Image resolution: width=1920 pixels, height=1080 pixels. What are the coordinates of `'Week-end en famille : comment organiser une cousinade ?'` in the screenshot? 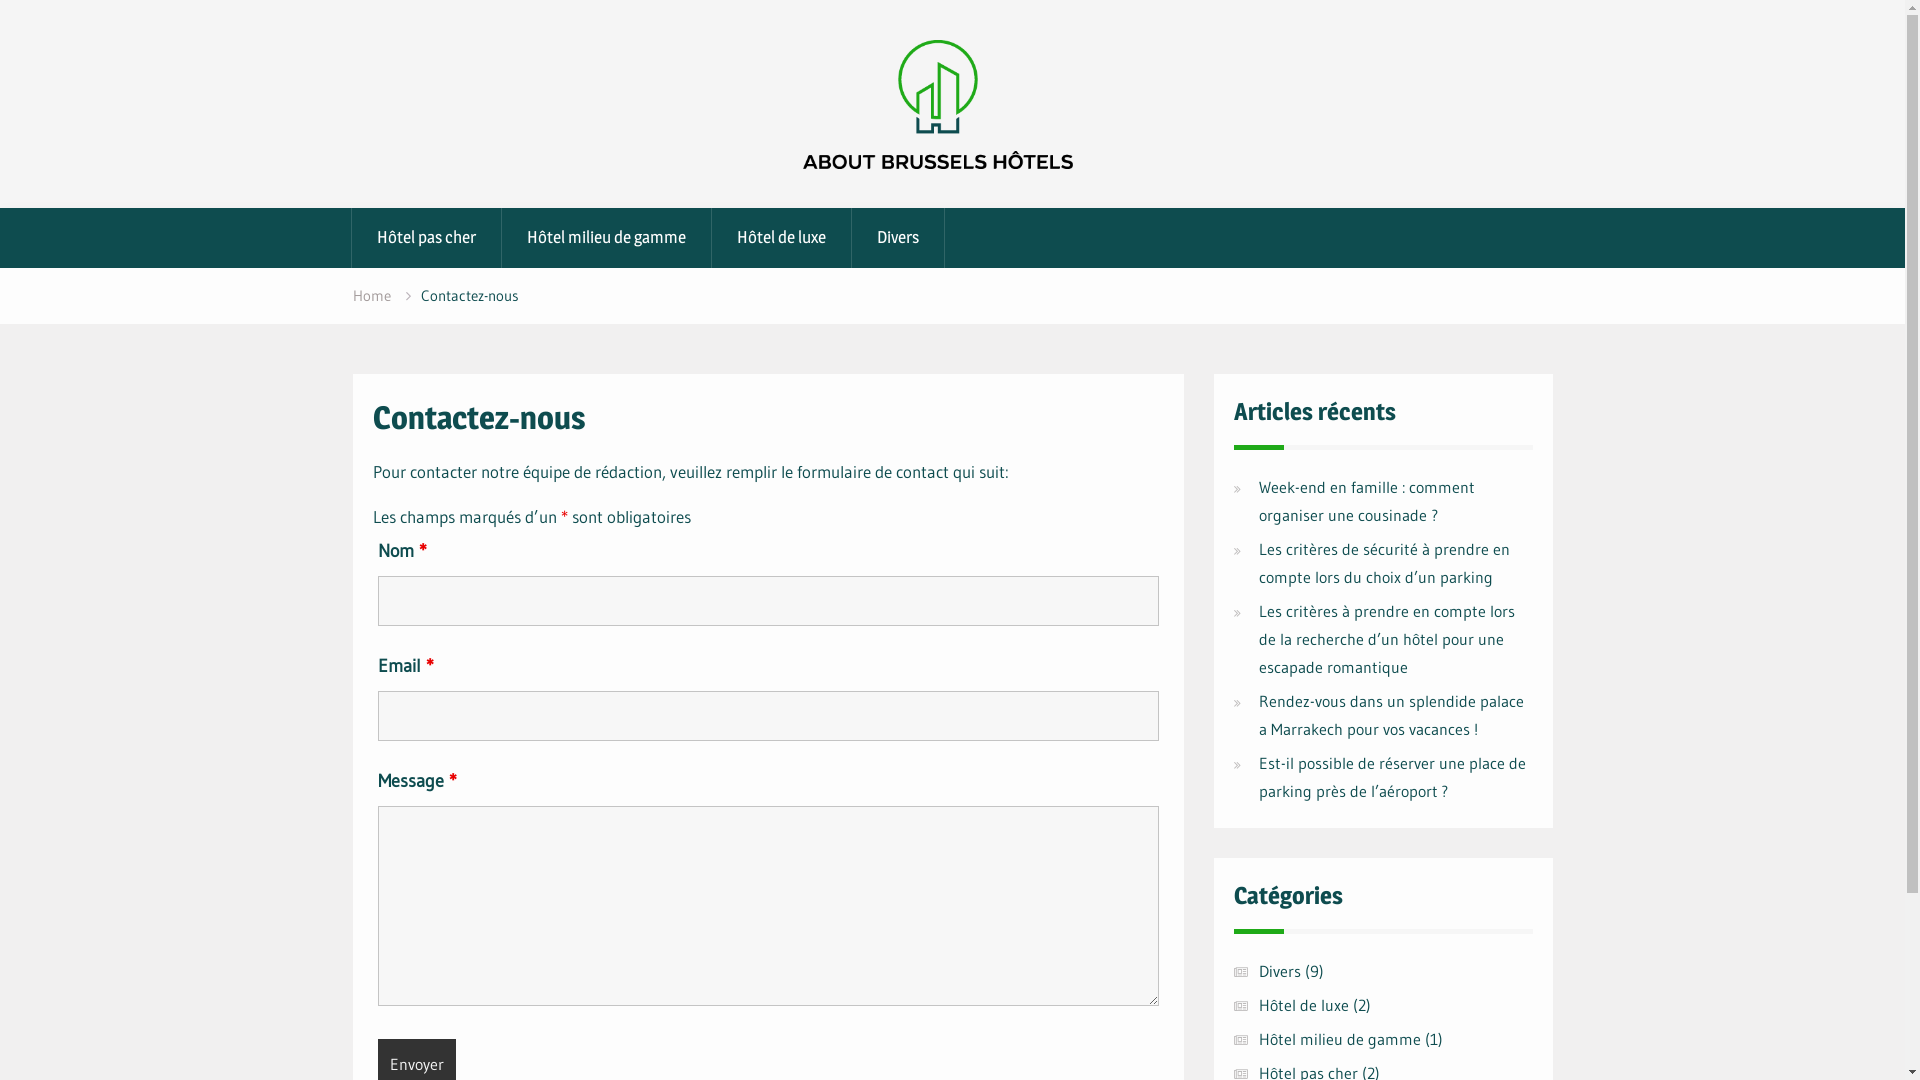 It's located at (1365, 500).